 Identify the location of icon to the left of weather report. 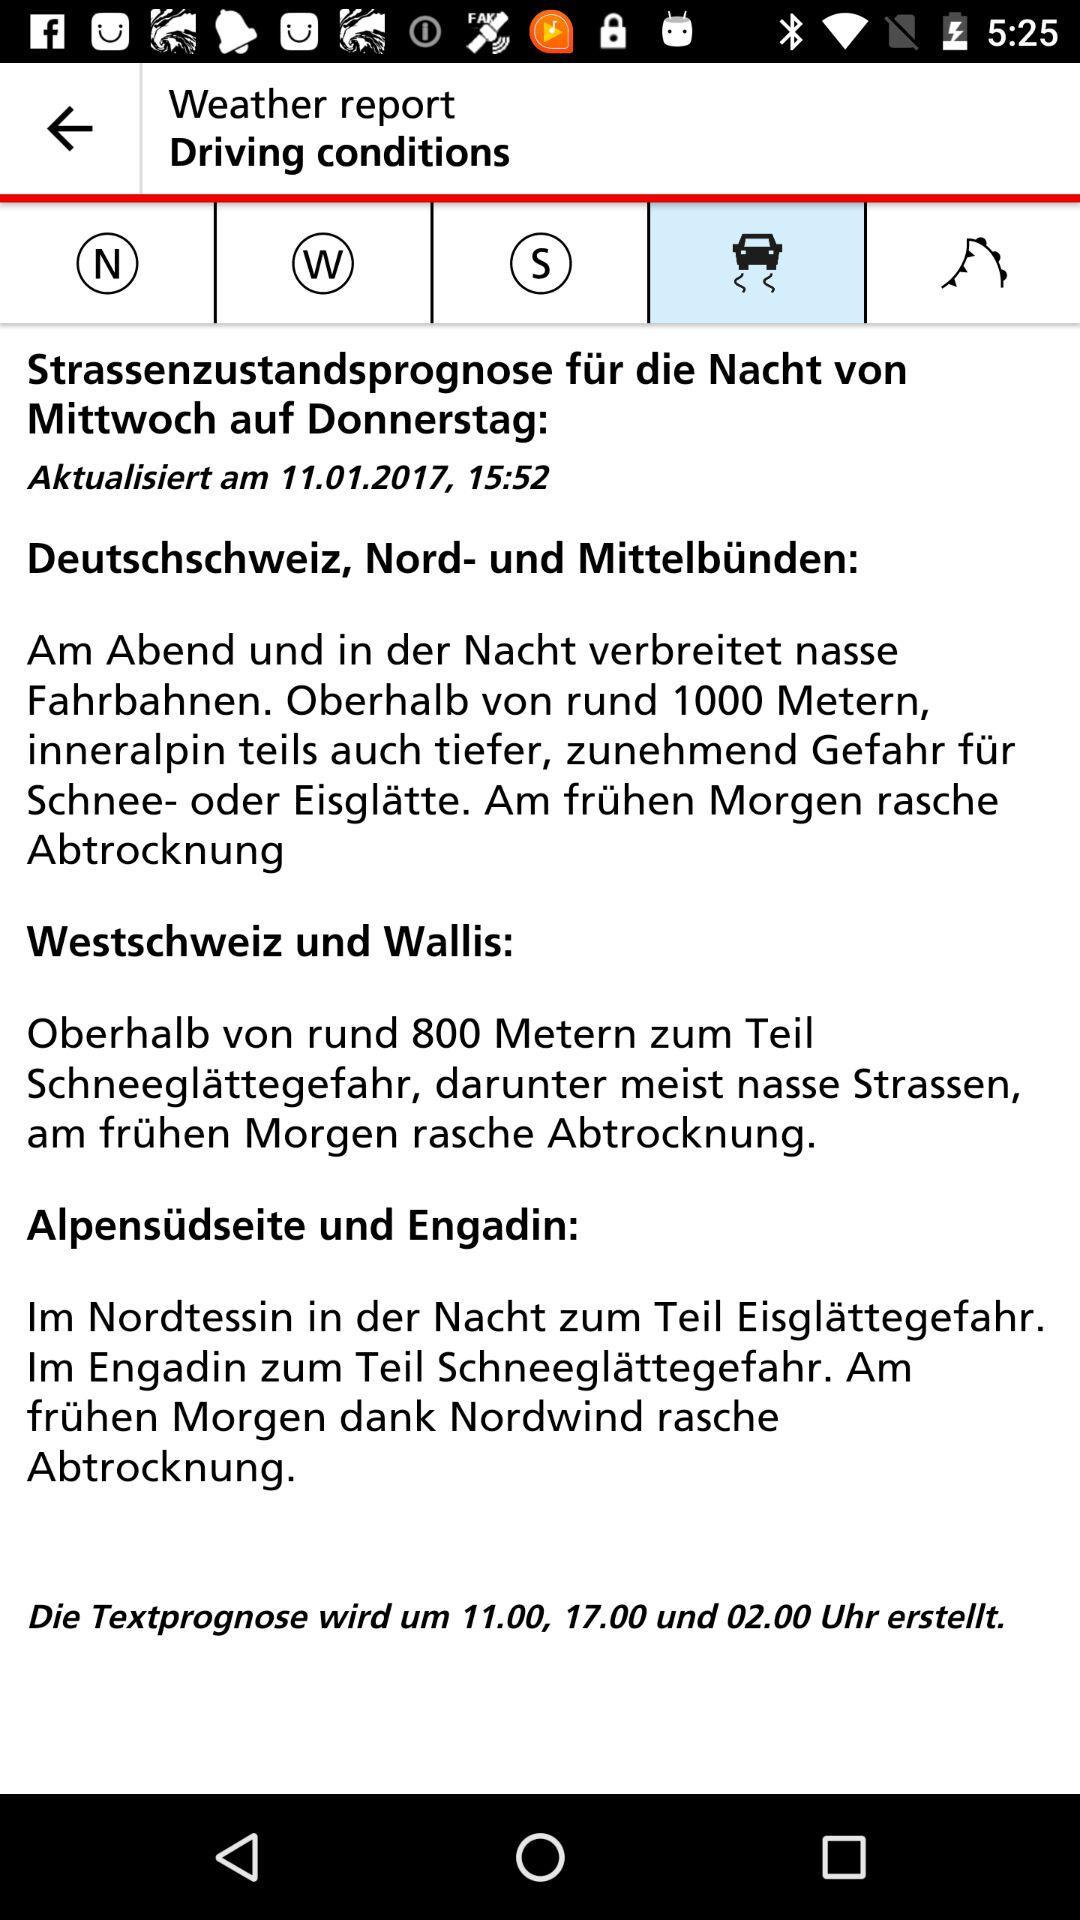
(68, 127).